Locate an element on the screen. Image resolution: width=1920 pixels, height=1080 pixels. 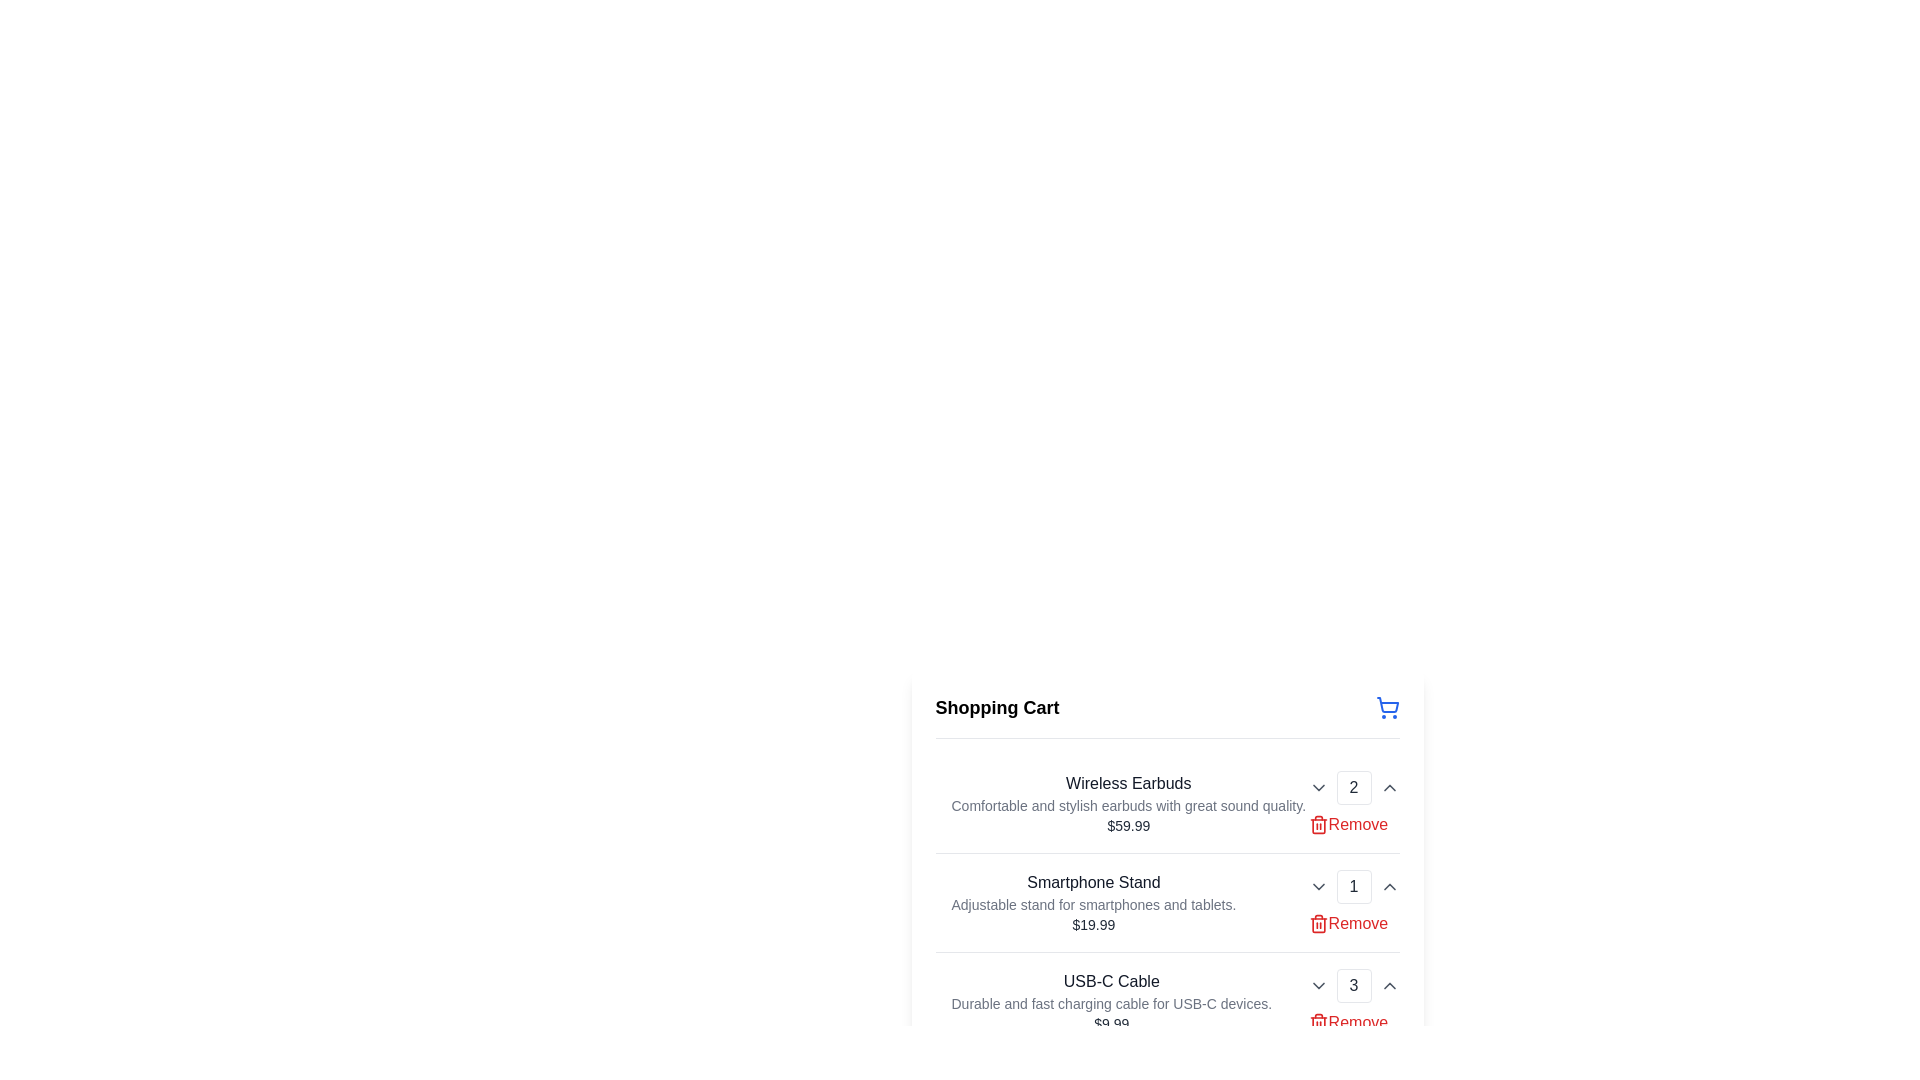
the red 'Remove' text link with trash can icon located in the shopping cart interface is located at coordinates (1348, 825).